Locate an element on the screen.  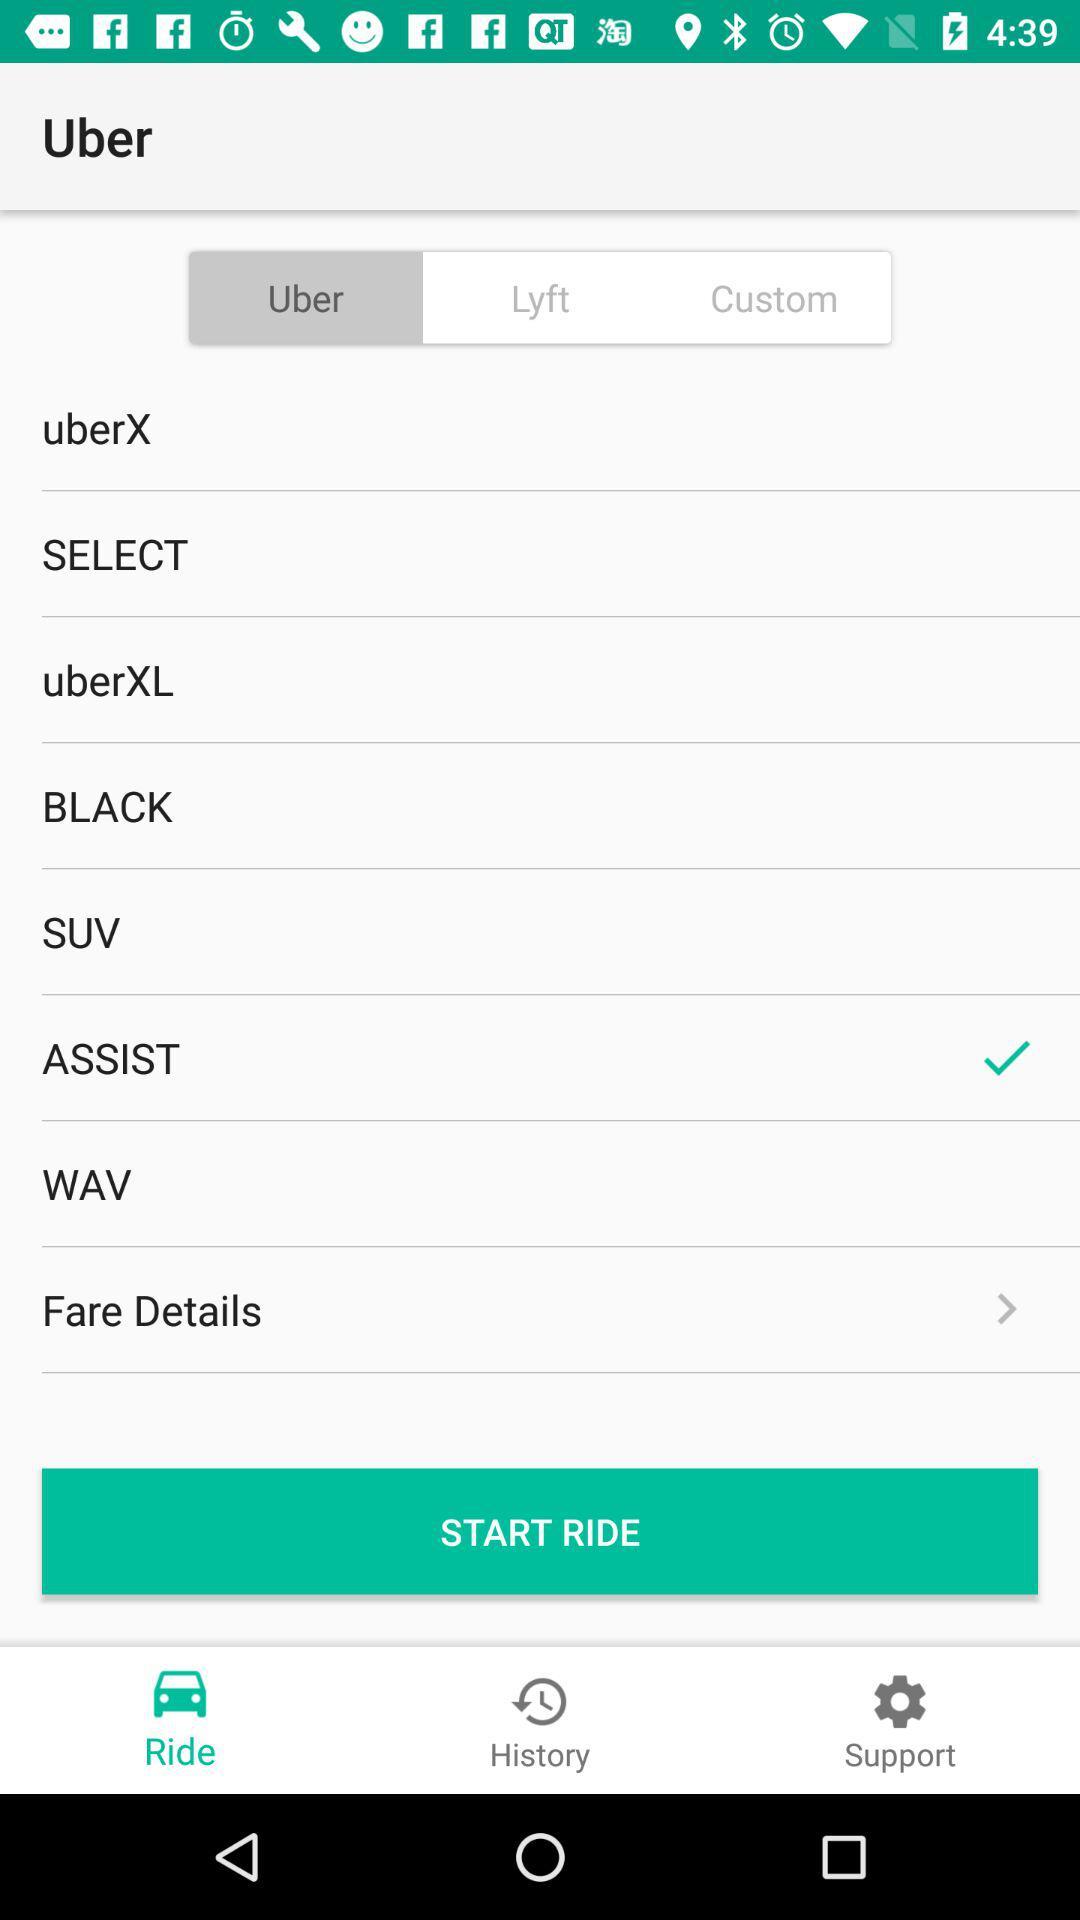
the black is located at coordinates (540, 805).